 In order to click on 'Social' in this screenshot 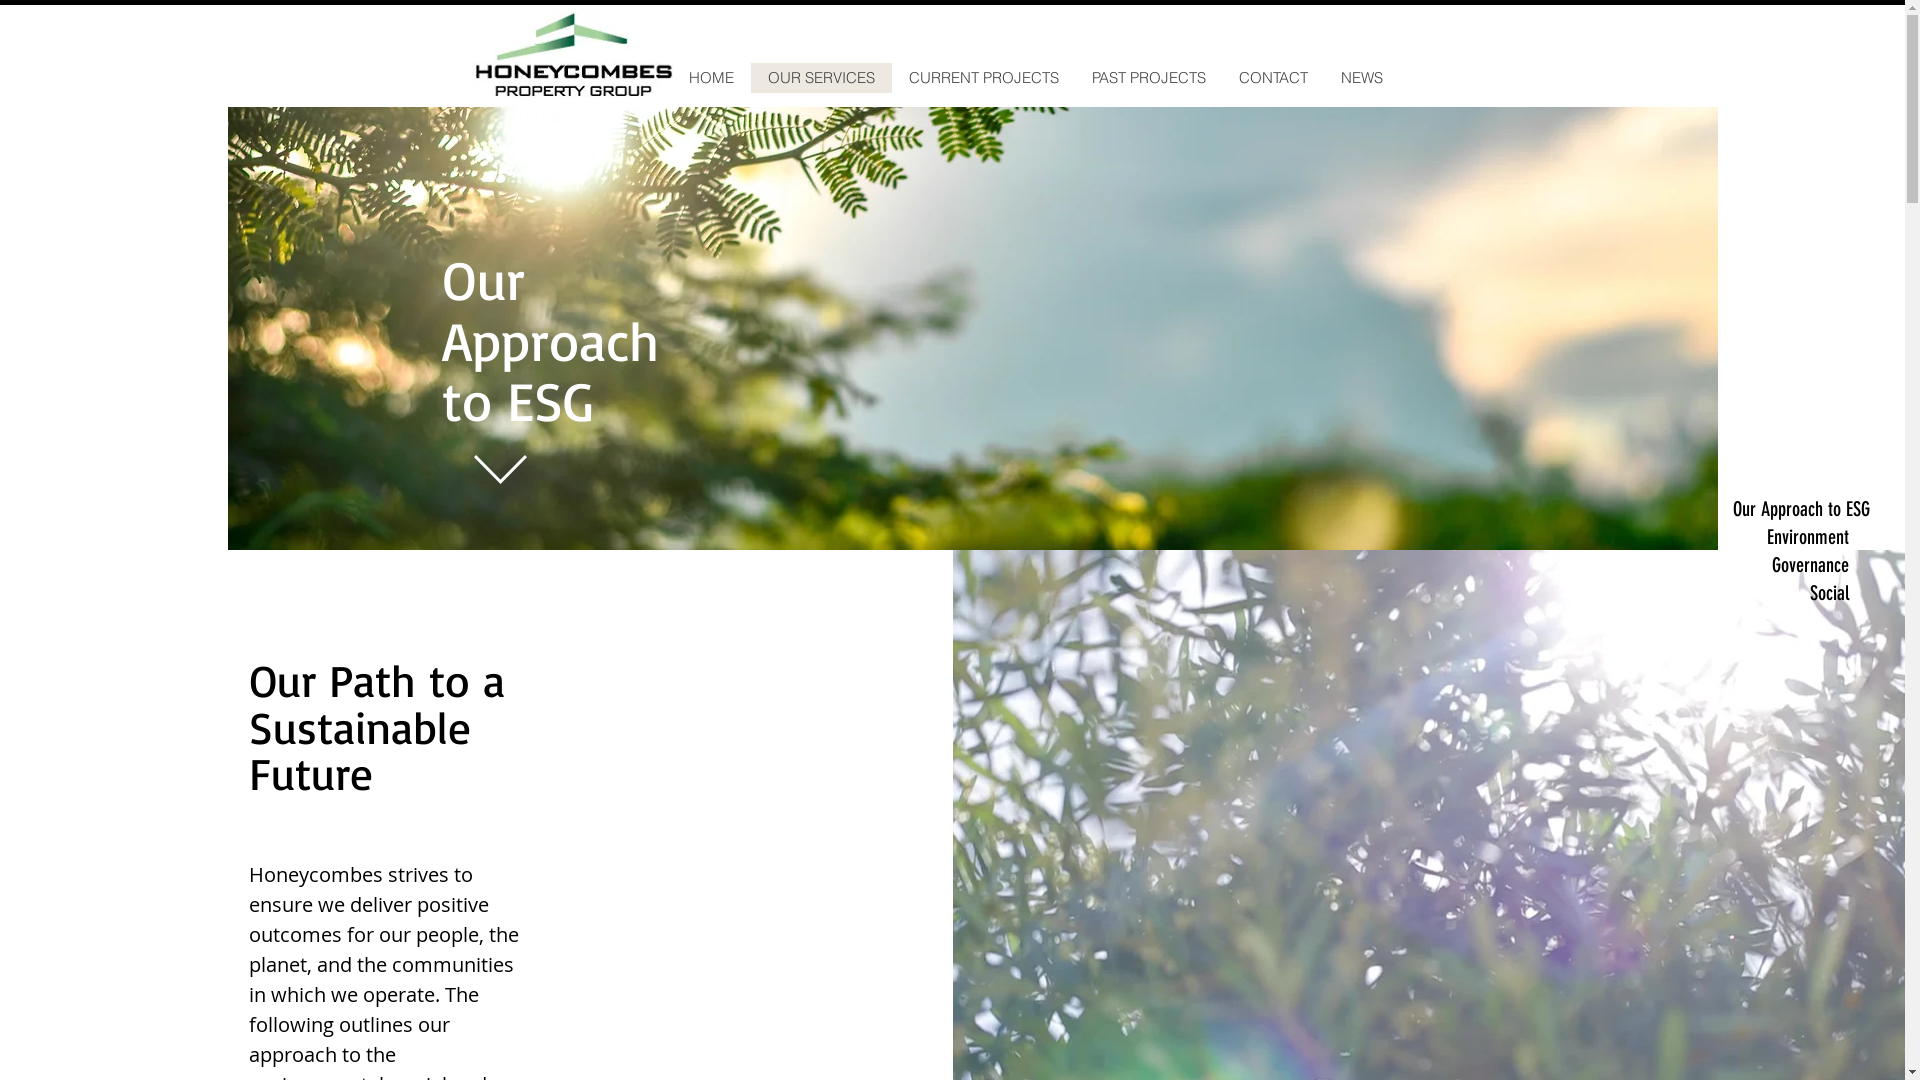, I will do `click(1731, 592)`.